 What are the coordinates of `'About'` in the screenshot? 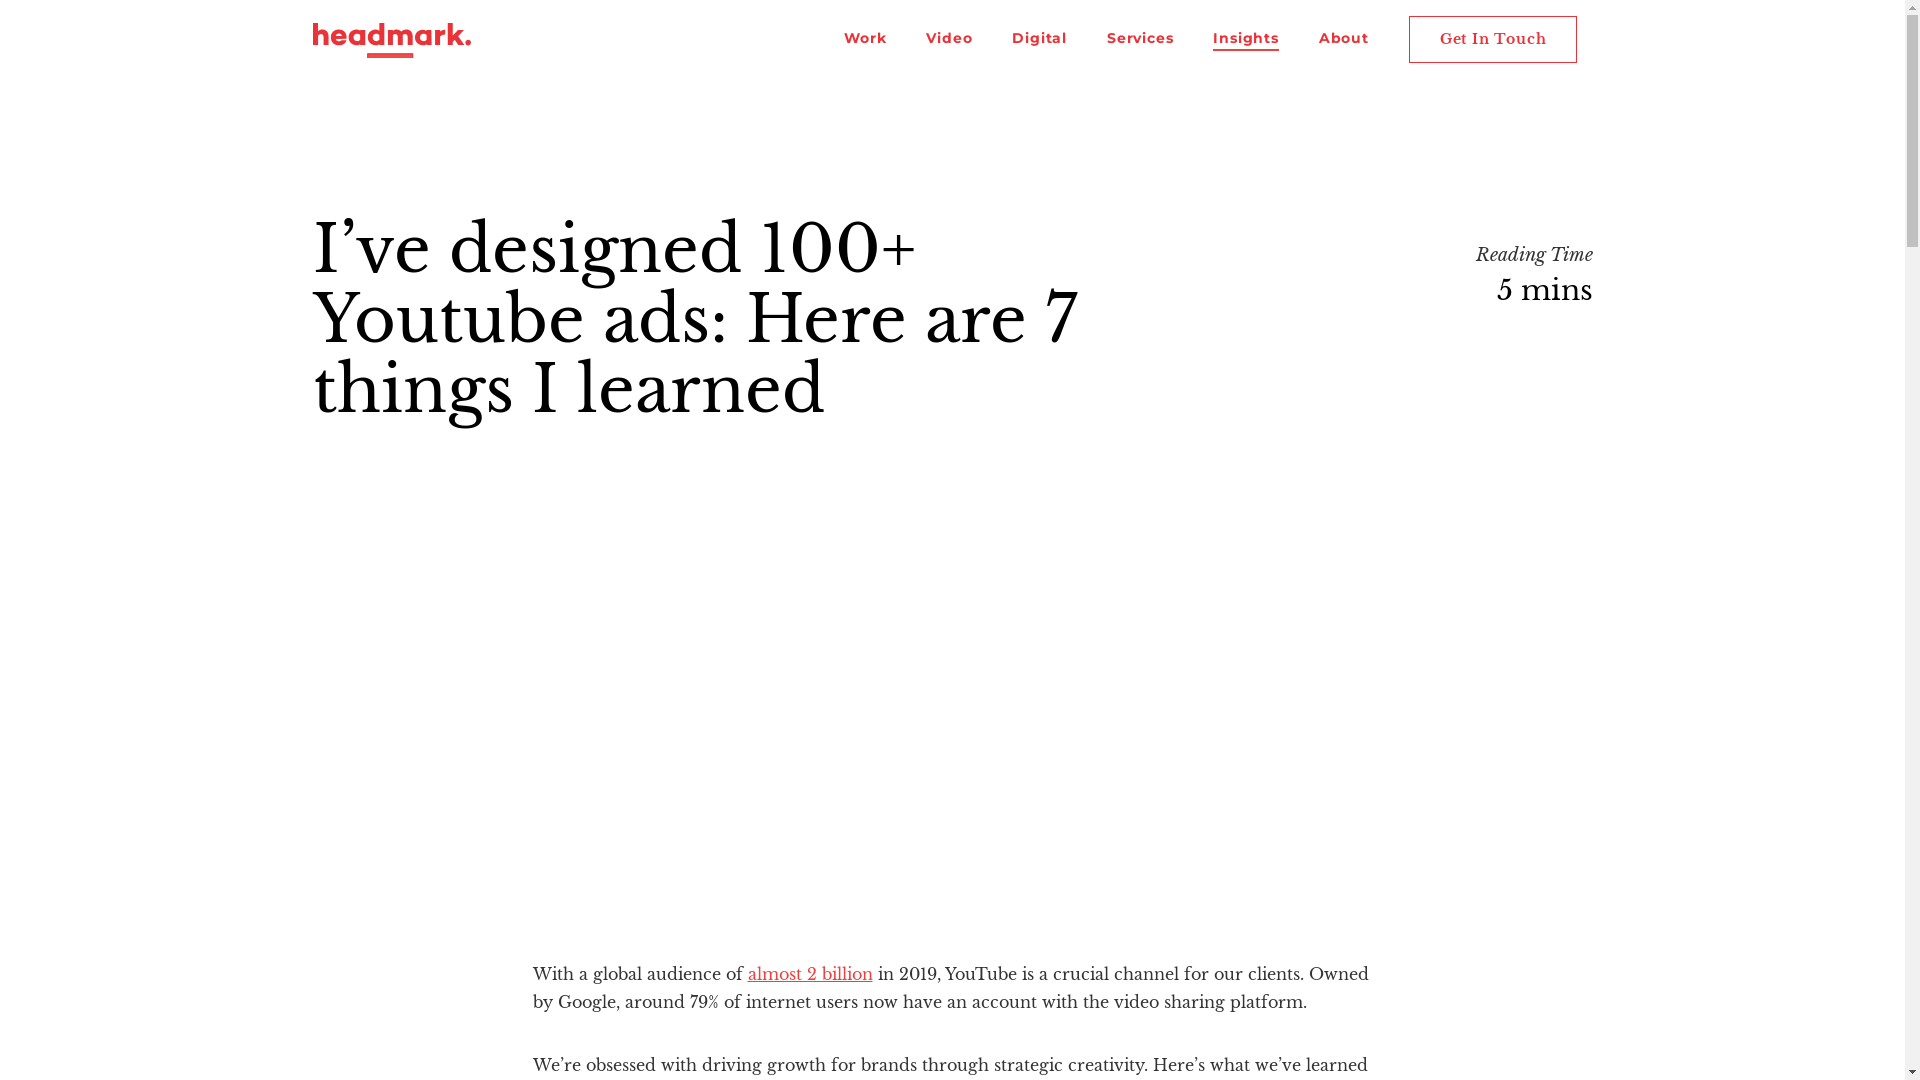 It's located at (1319, 39).